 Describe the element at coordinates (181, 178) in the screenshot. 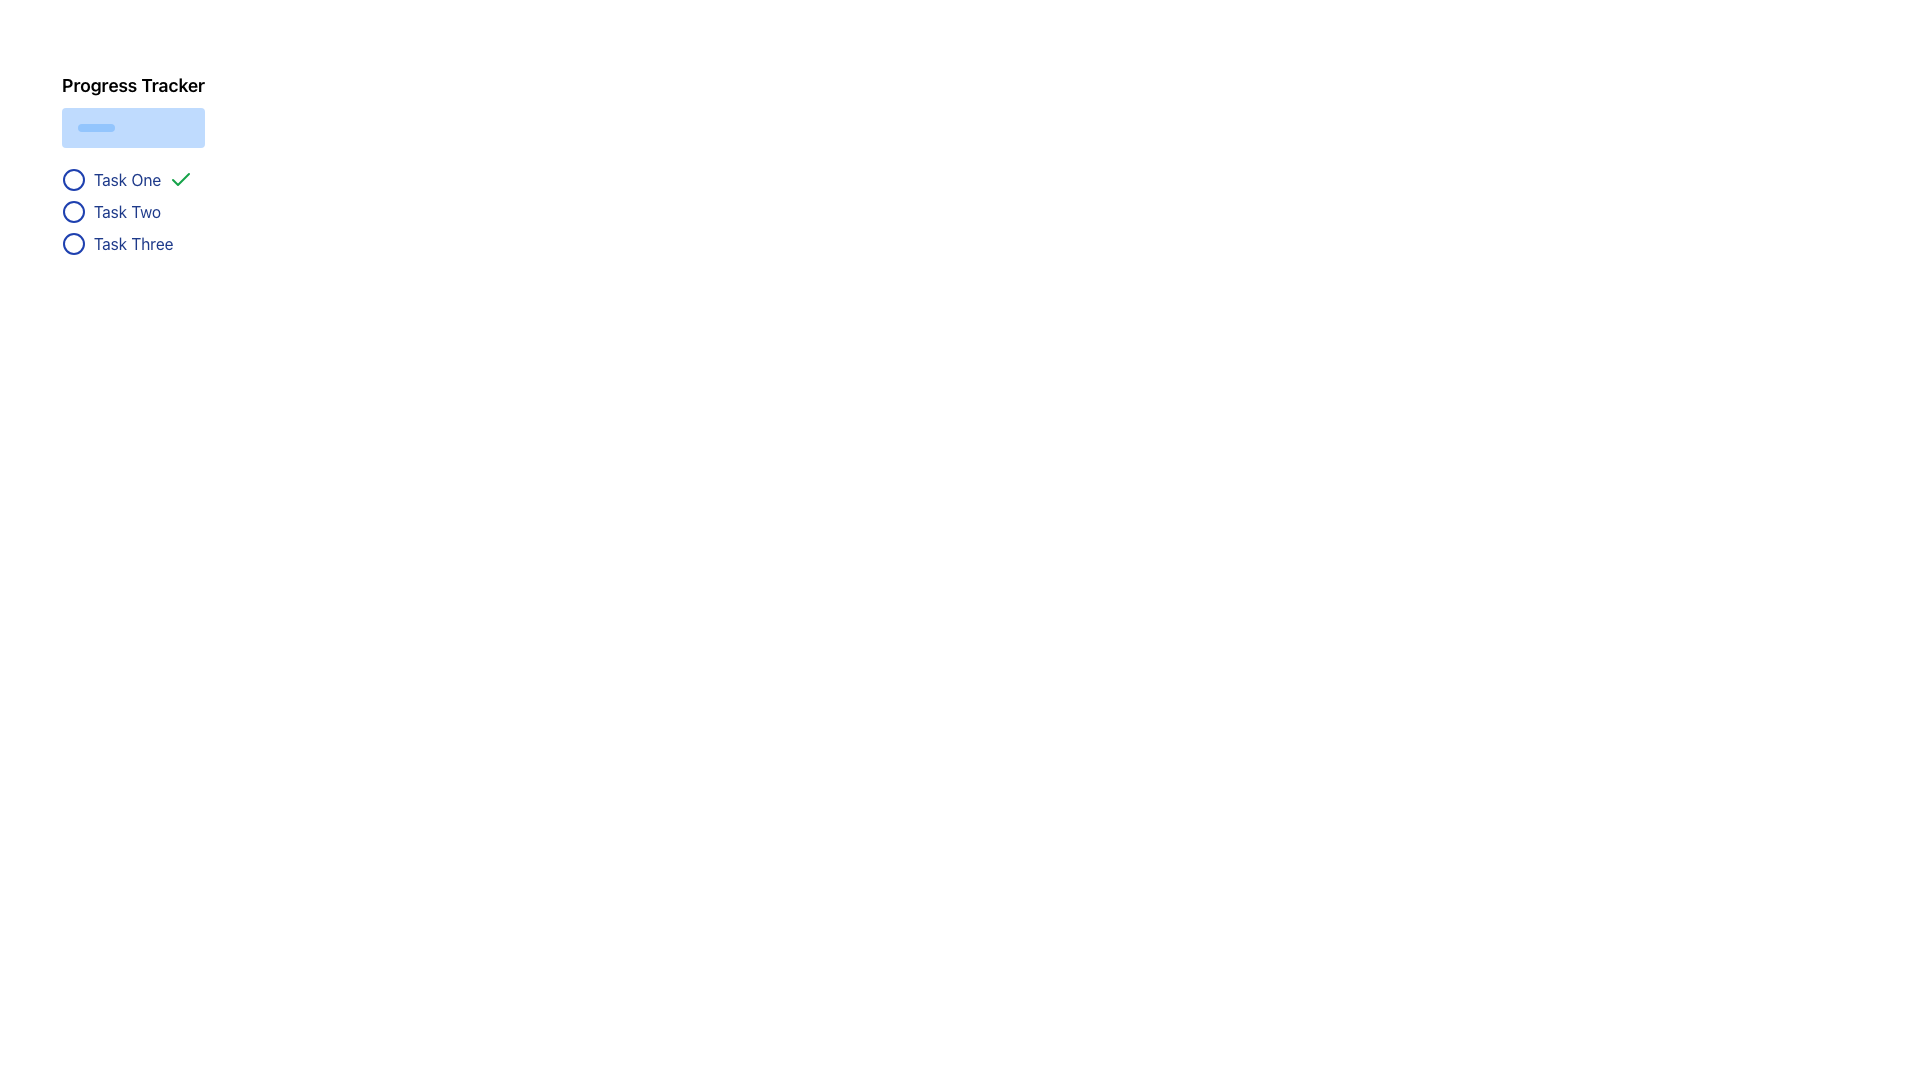

I see `the visual change of the green checkmark icon indicating the completion of 'Task One' by focusing on the icon adjacent to the text` at that location.